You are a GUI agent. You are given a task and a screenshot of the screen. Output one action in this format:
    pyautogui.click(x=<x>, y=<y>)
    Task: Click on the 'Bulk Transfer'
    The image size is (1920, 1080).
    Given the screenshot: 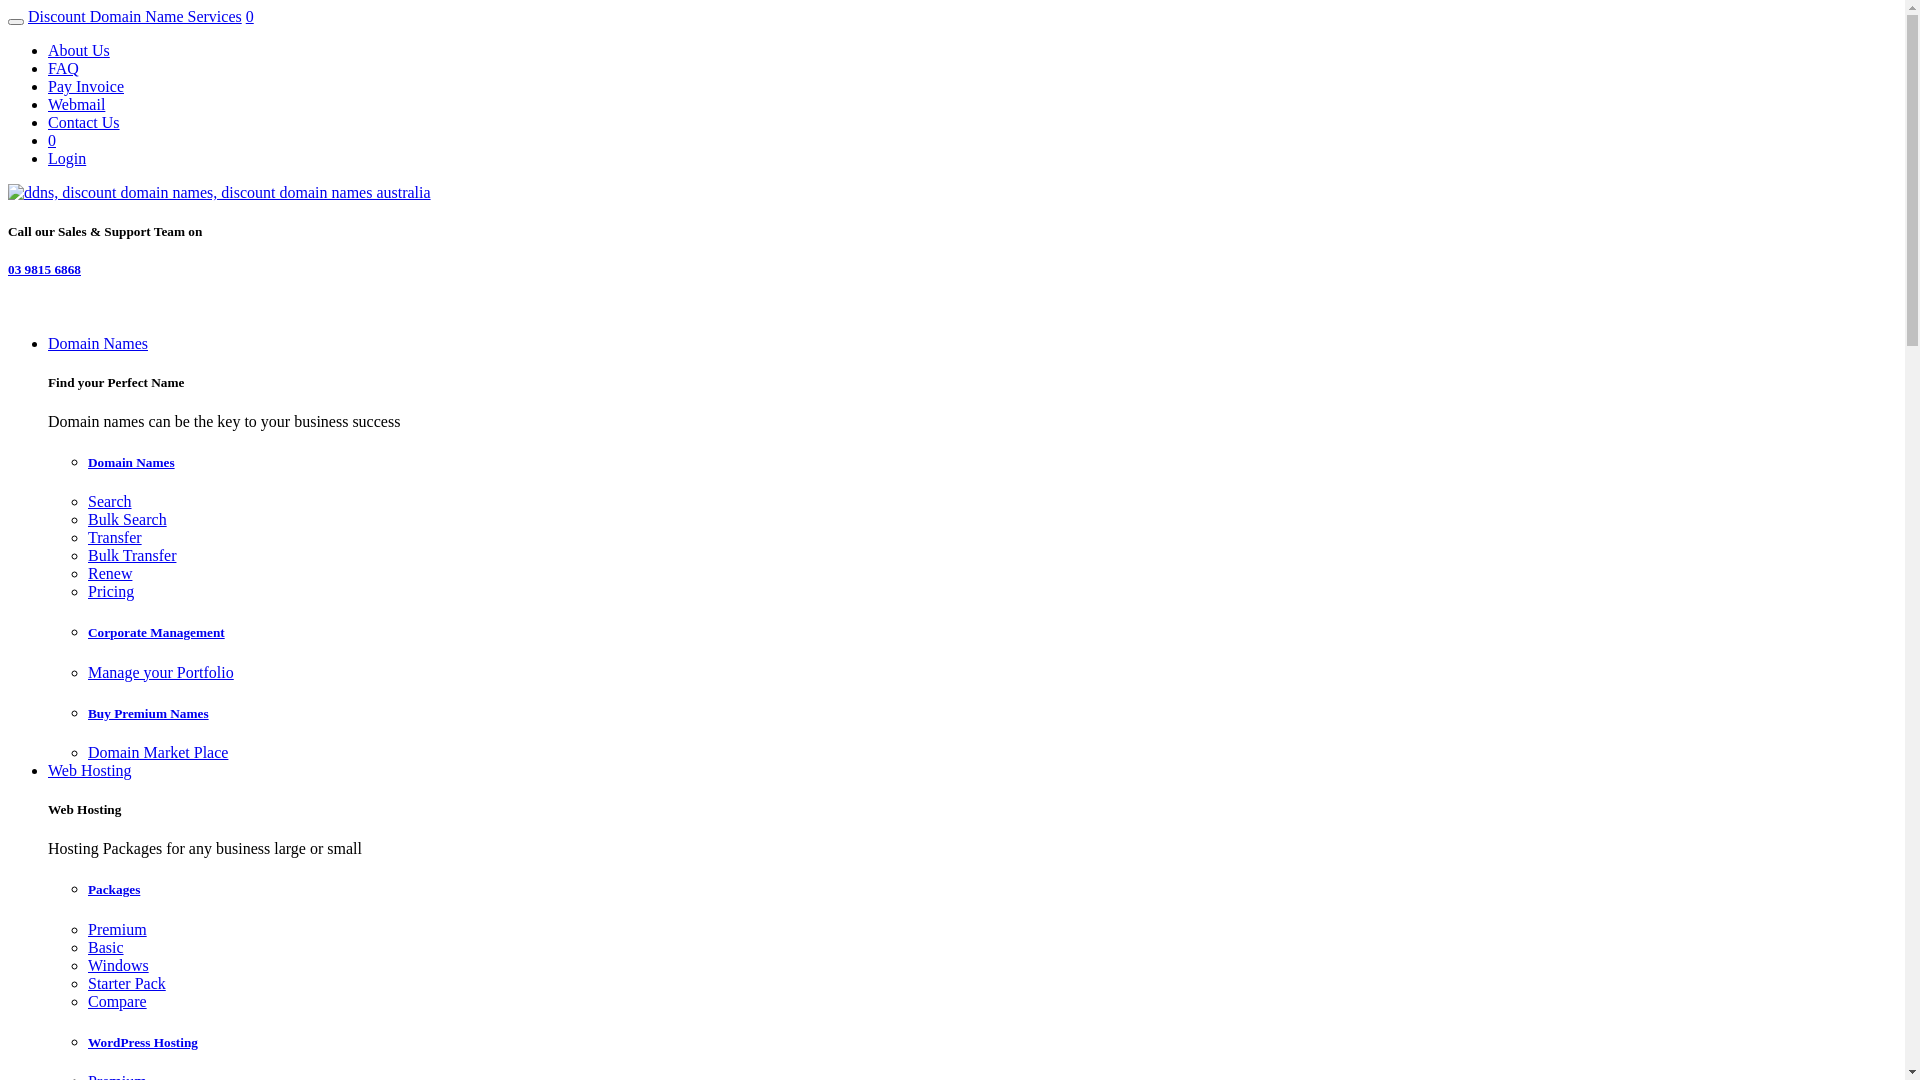 What is the action you would take?
    pyautogui.click(x=130, y=555)
    